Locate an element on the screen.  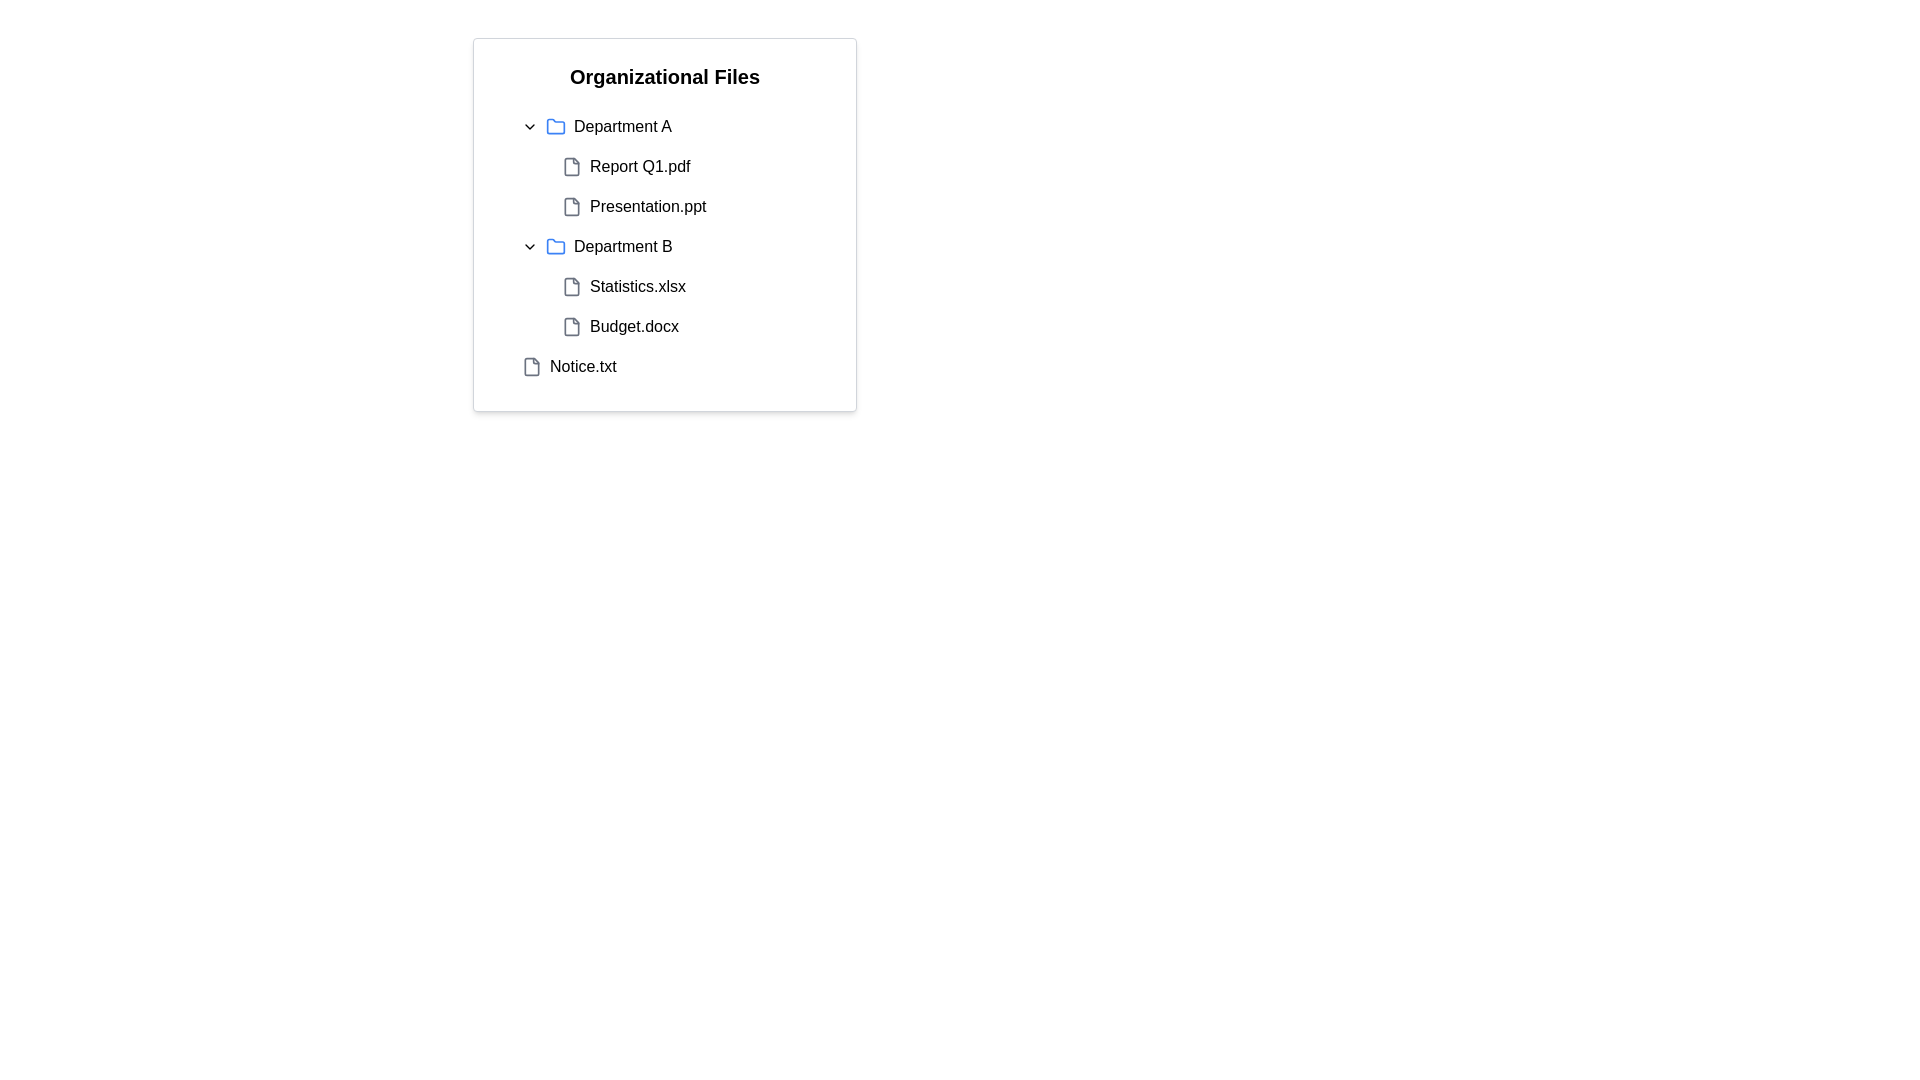
the clickable list item labeled 'Budget.docx' located under the 'Department B' folder, which is styled with a rounded clickable padding and a hover effect is located at coordinates (685, 326).